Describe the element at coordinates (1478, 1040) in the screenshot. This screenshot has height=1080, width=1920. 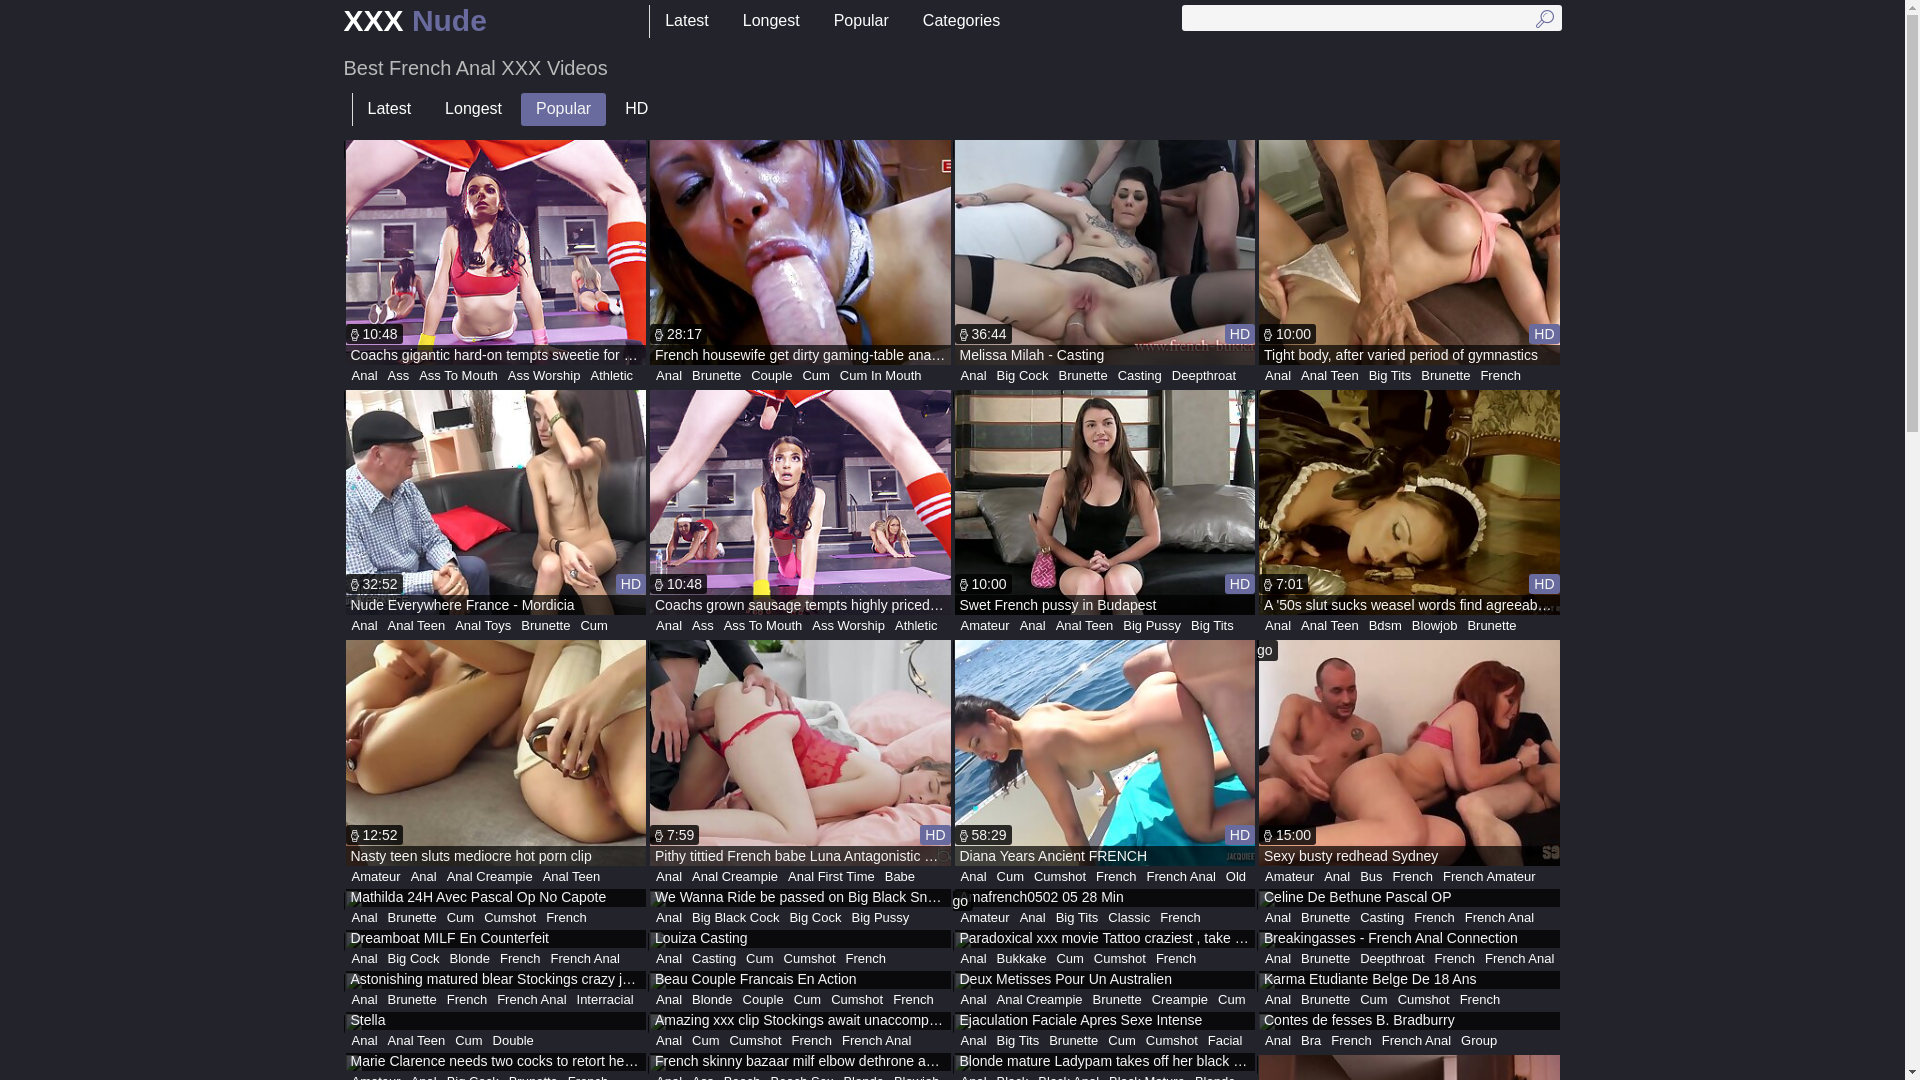
I see `'Group'` at that location.